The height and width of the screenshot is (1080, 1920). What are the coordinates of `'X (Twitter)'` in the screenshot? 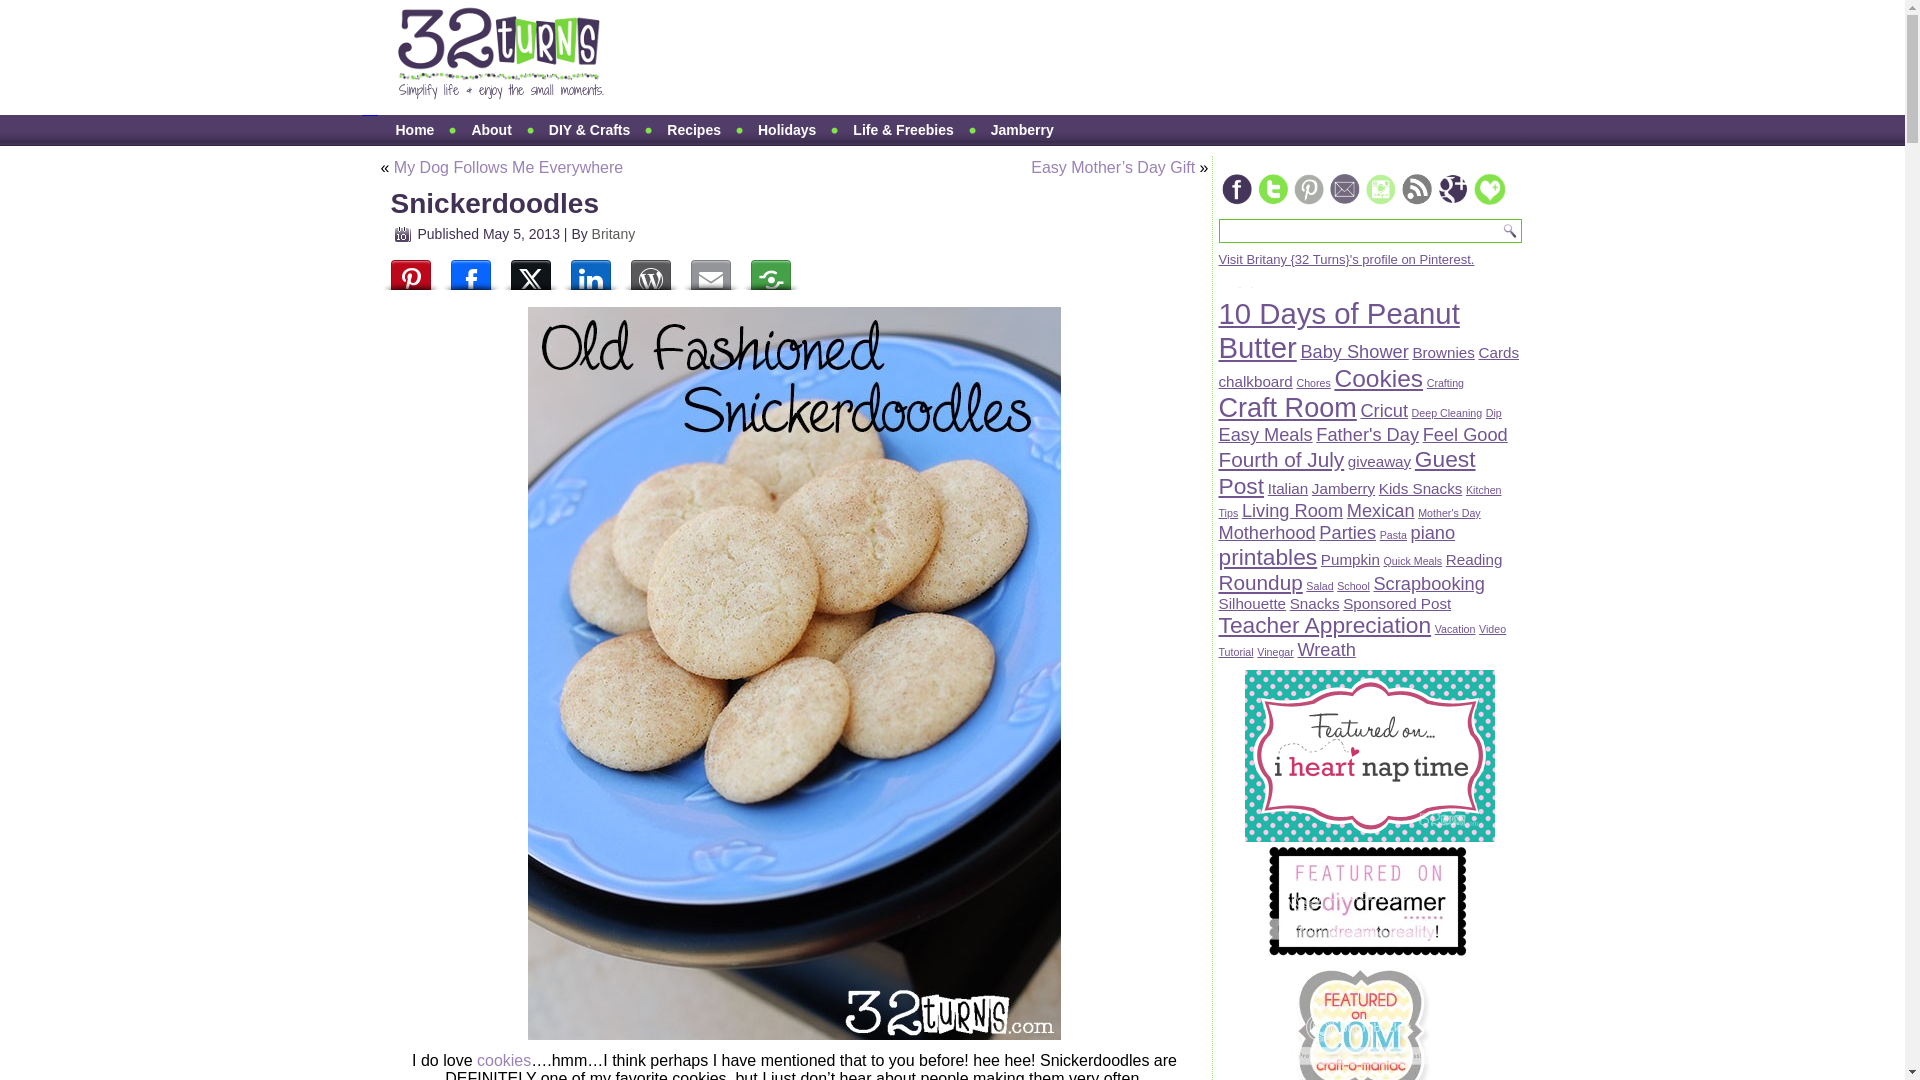 It's located at (529, 270).